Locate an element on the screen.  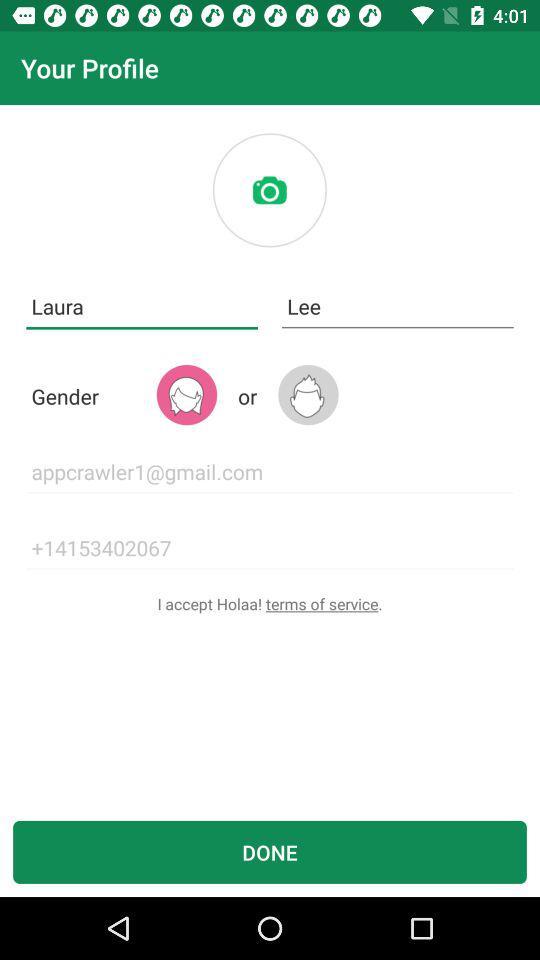
the done is located at coordinates (270, 851).